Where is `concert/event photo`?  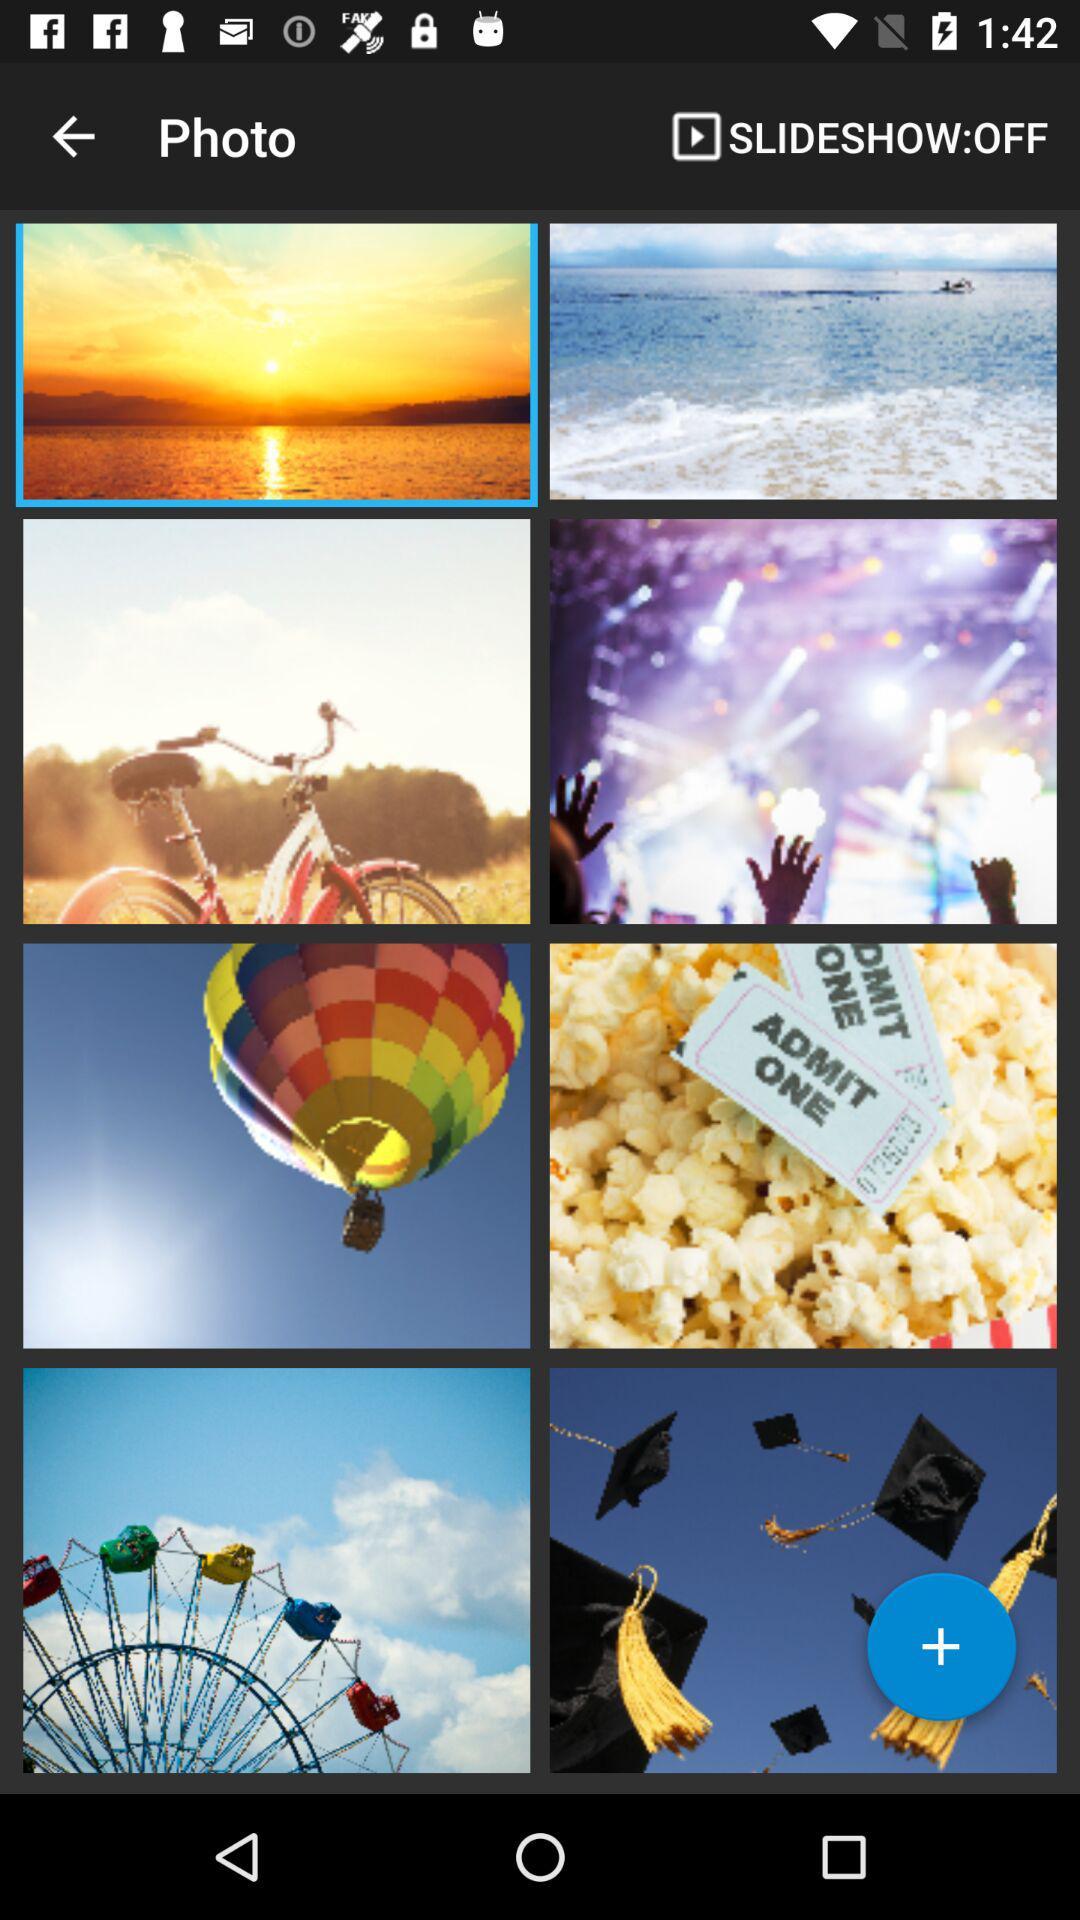
concert/event photo is located at coordinates (802, 719).